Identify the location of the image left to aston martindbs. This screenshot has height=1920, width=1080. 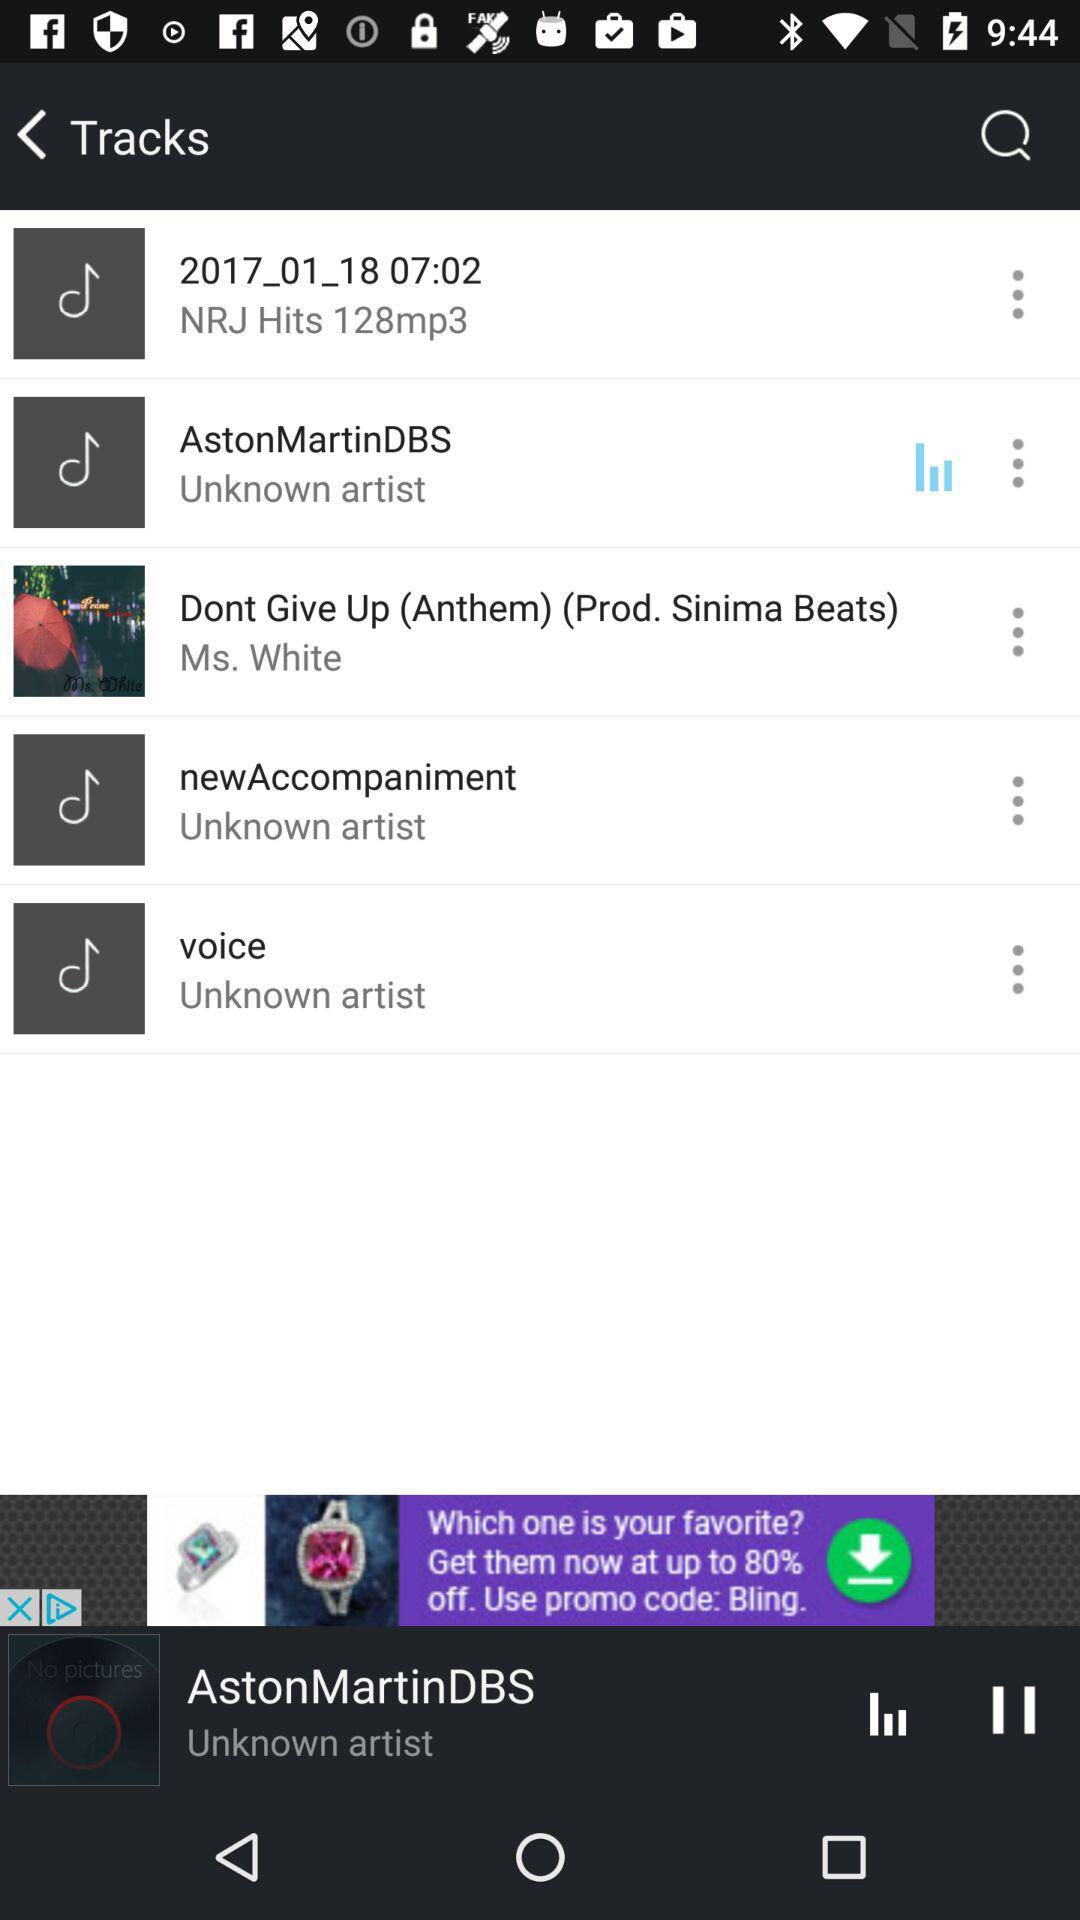
(83, 1708).